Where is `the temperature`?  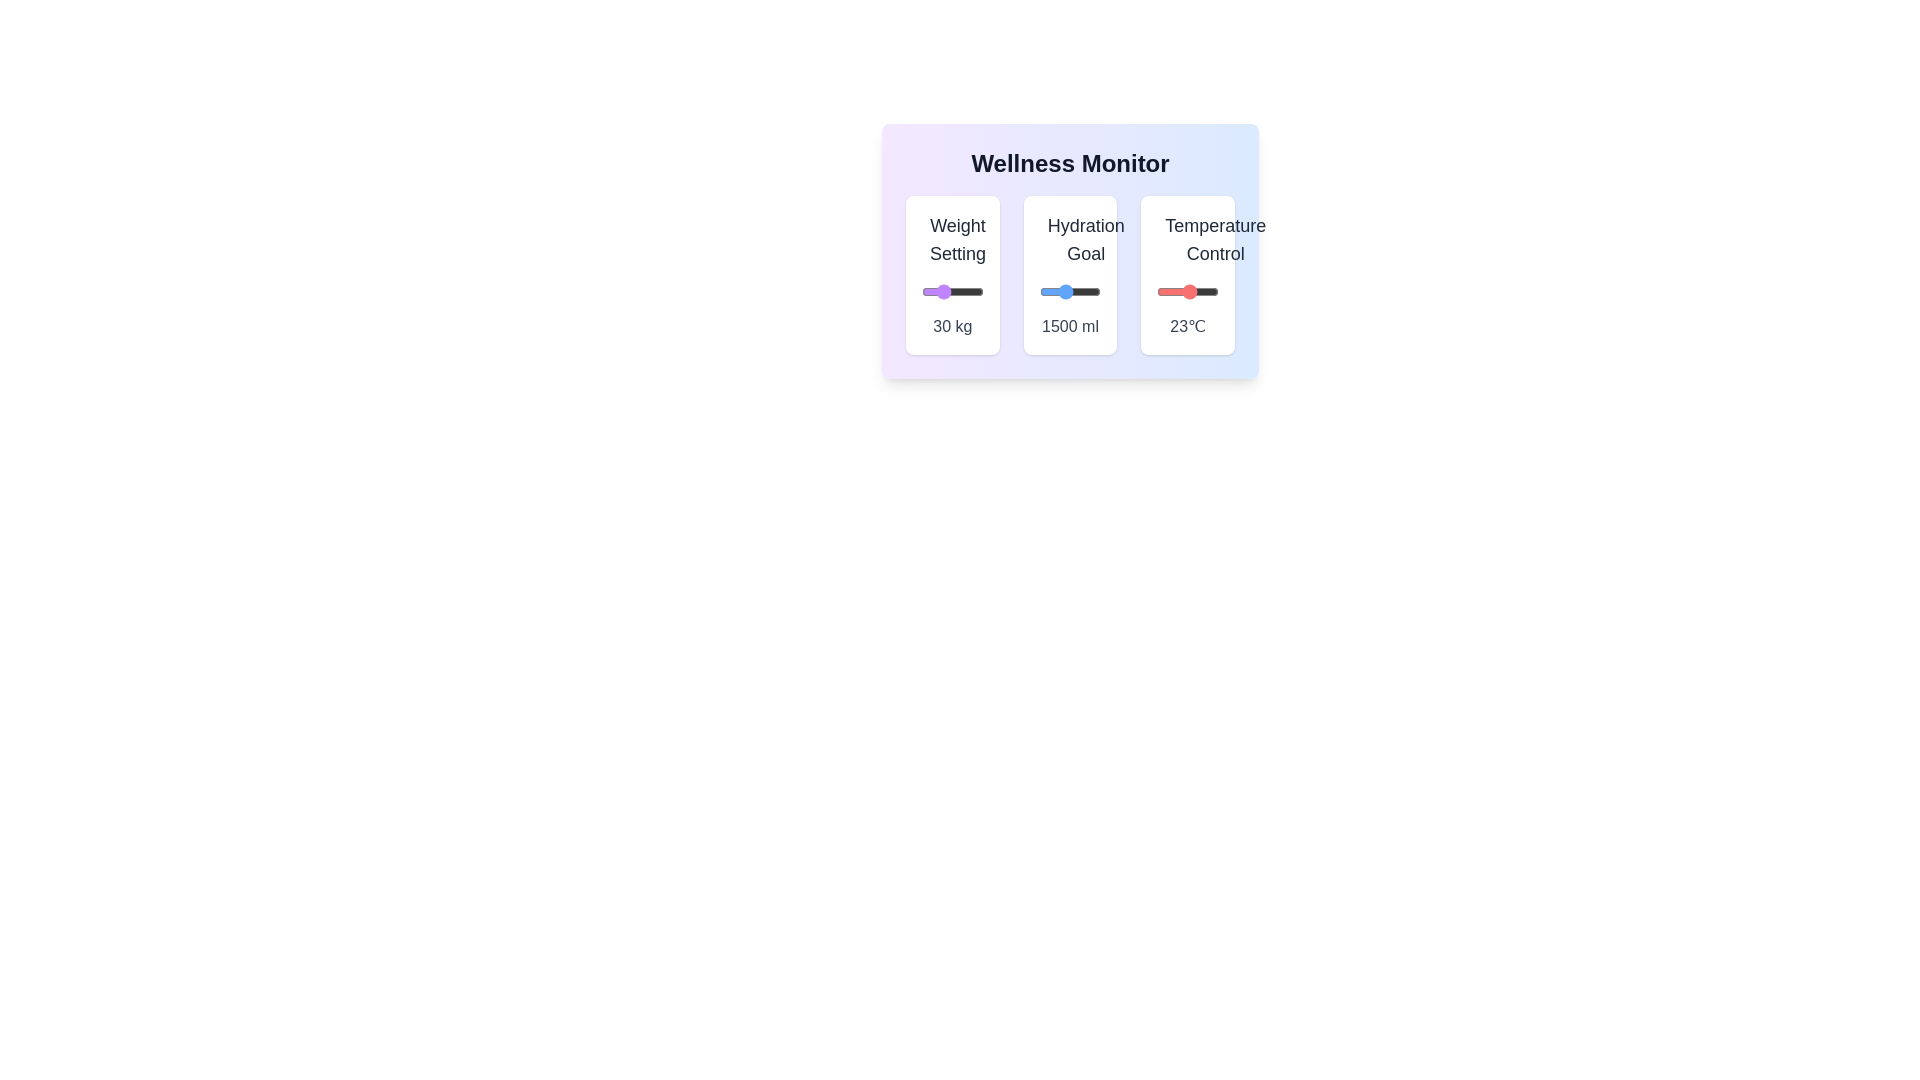 the temperature is located at coordinates (1181, 292).